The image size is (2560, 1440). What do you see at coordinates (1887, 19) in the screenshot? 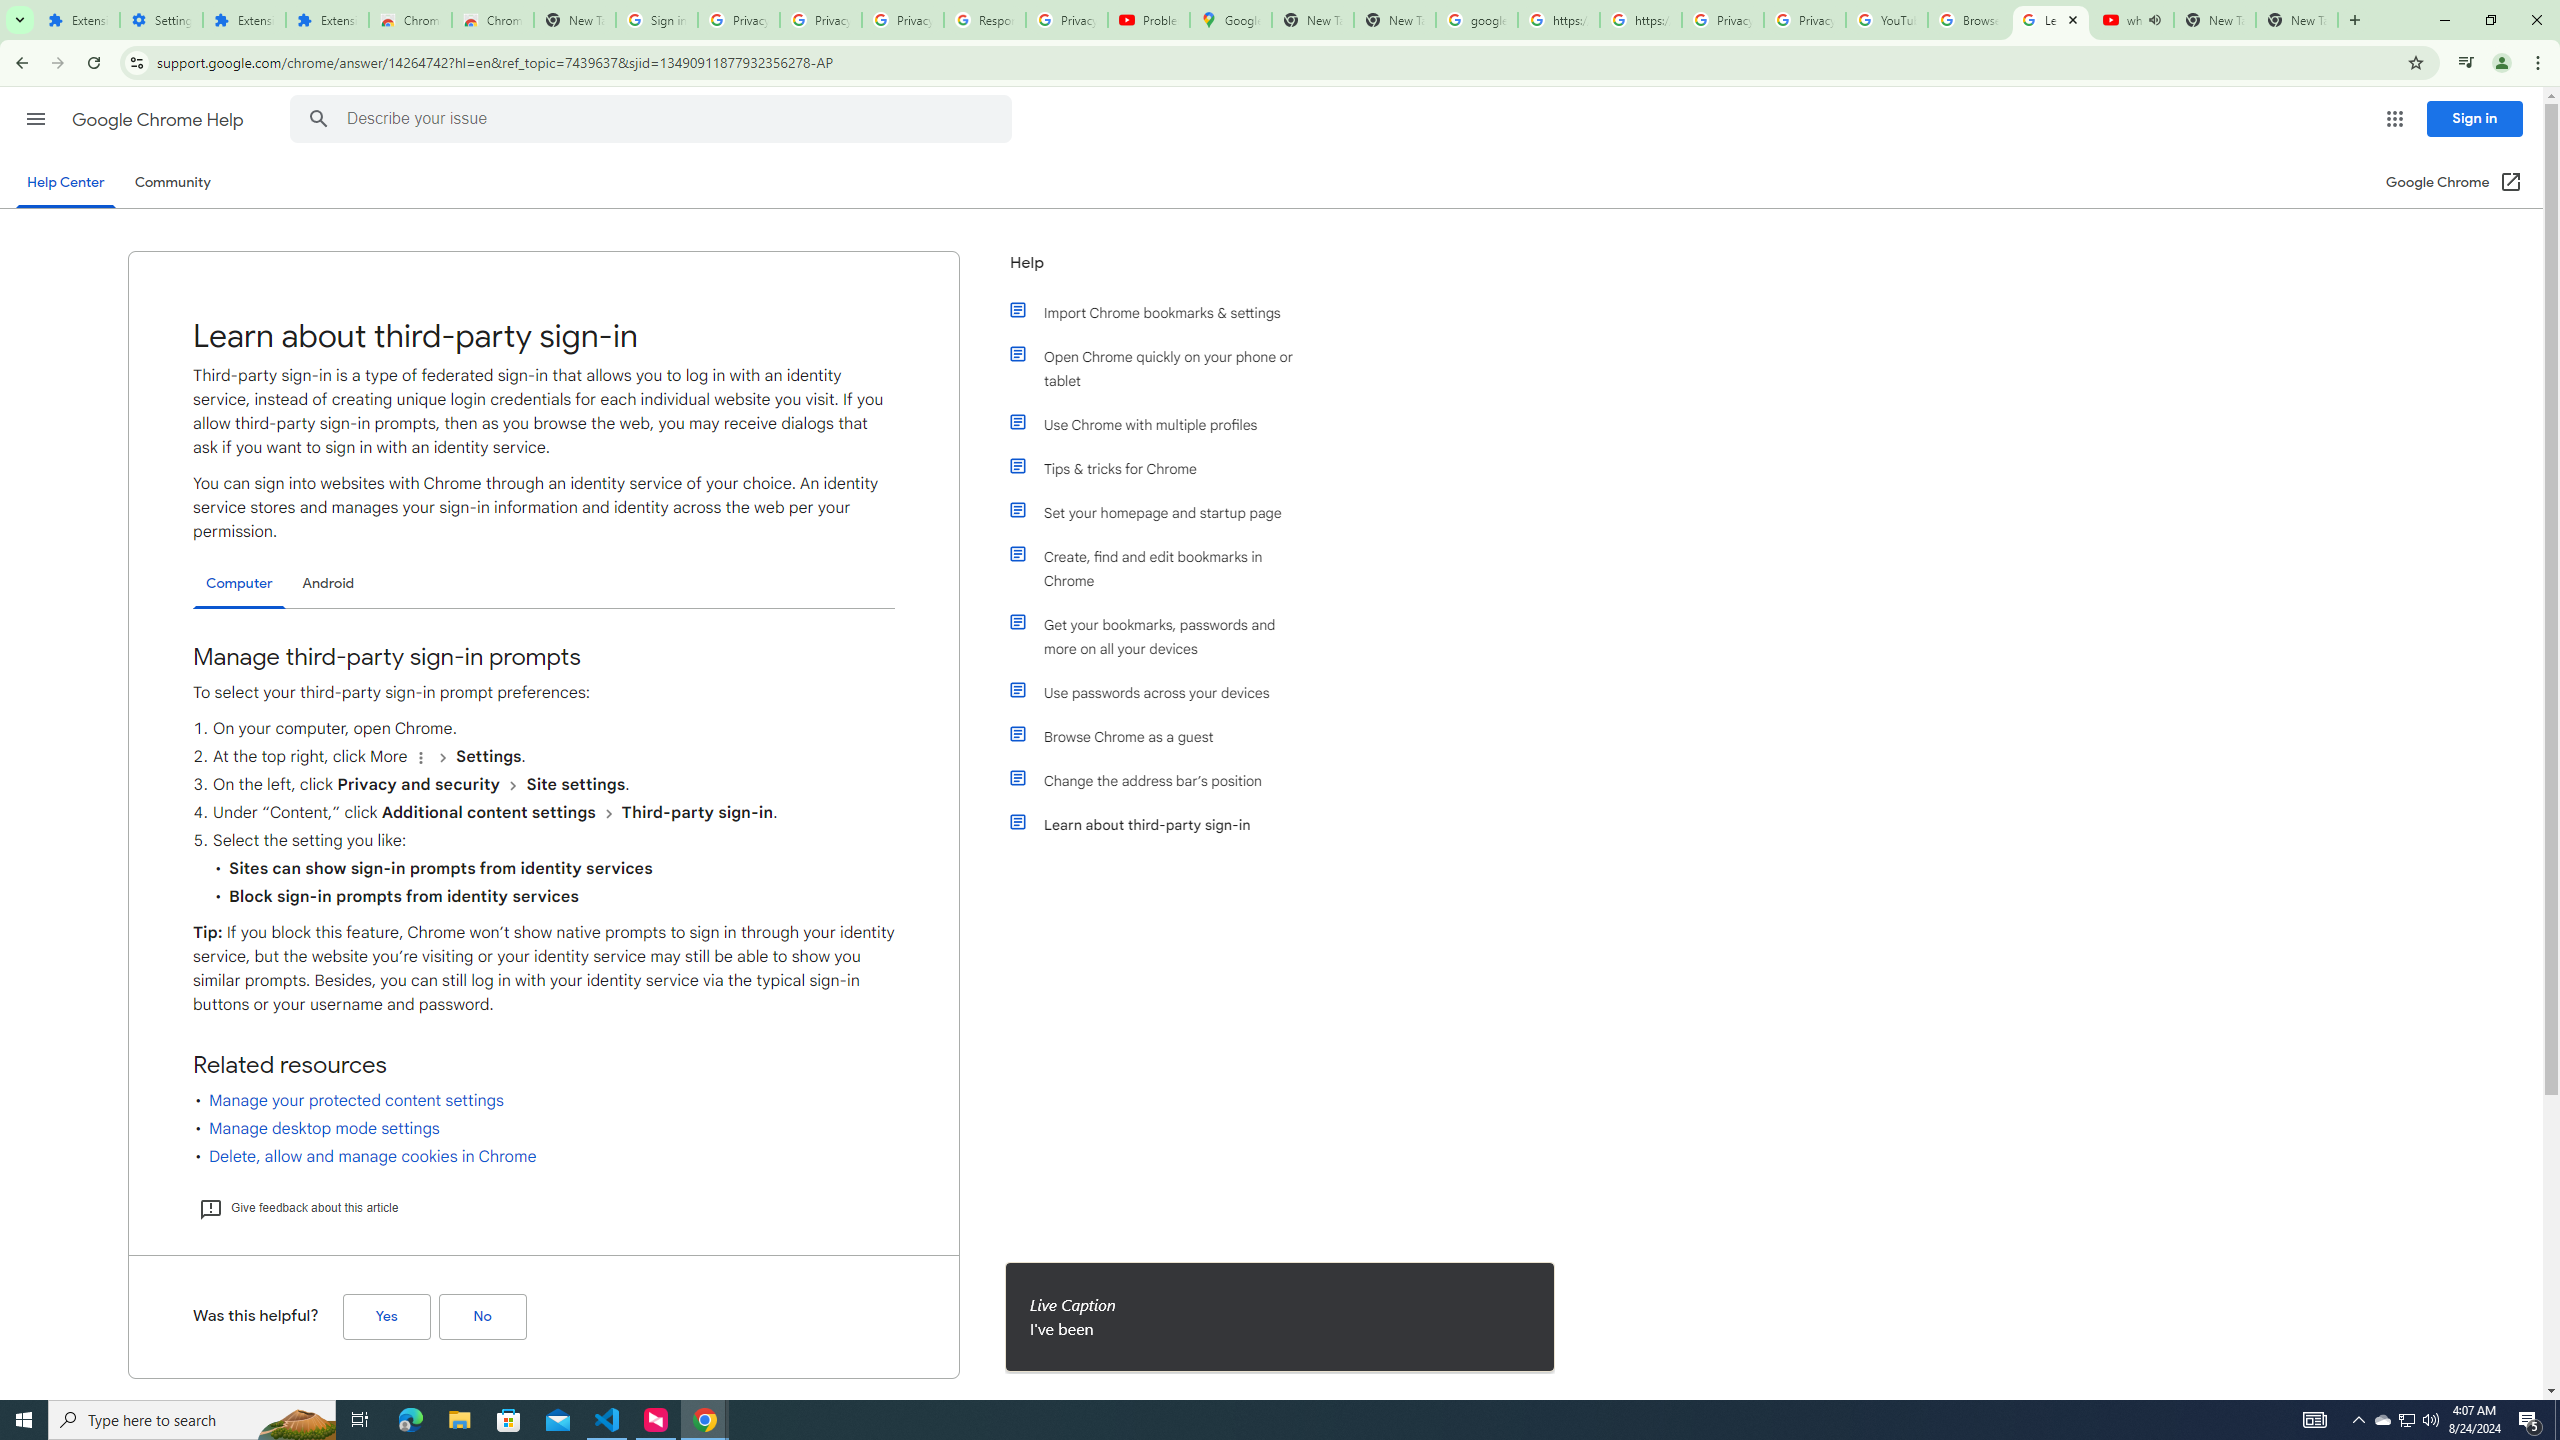
I see `'YouTube'` at bounding box center [1887, 19].